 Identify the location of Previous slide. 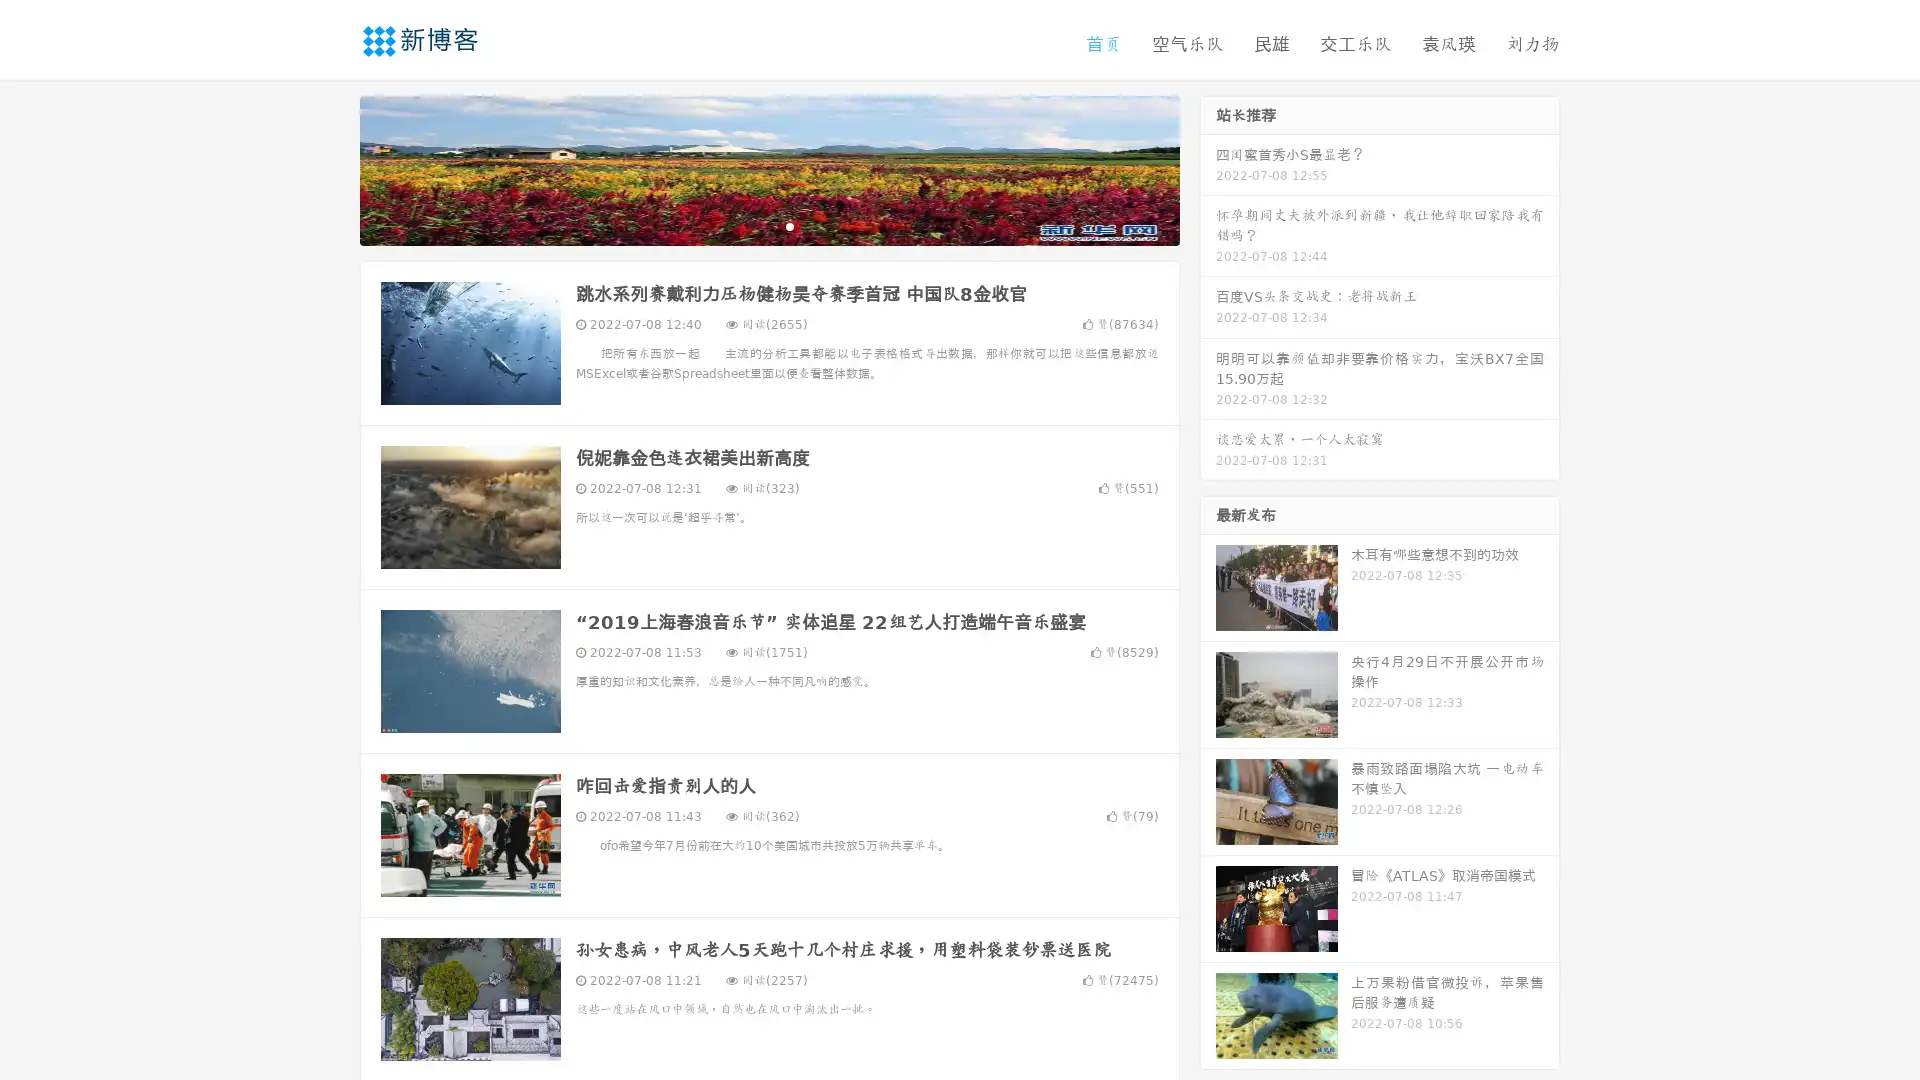
(330, 168).